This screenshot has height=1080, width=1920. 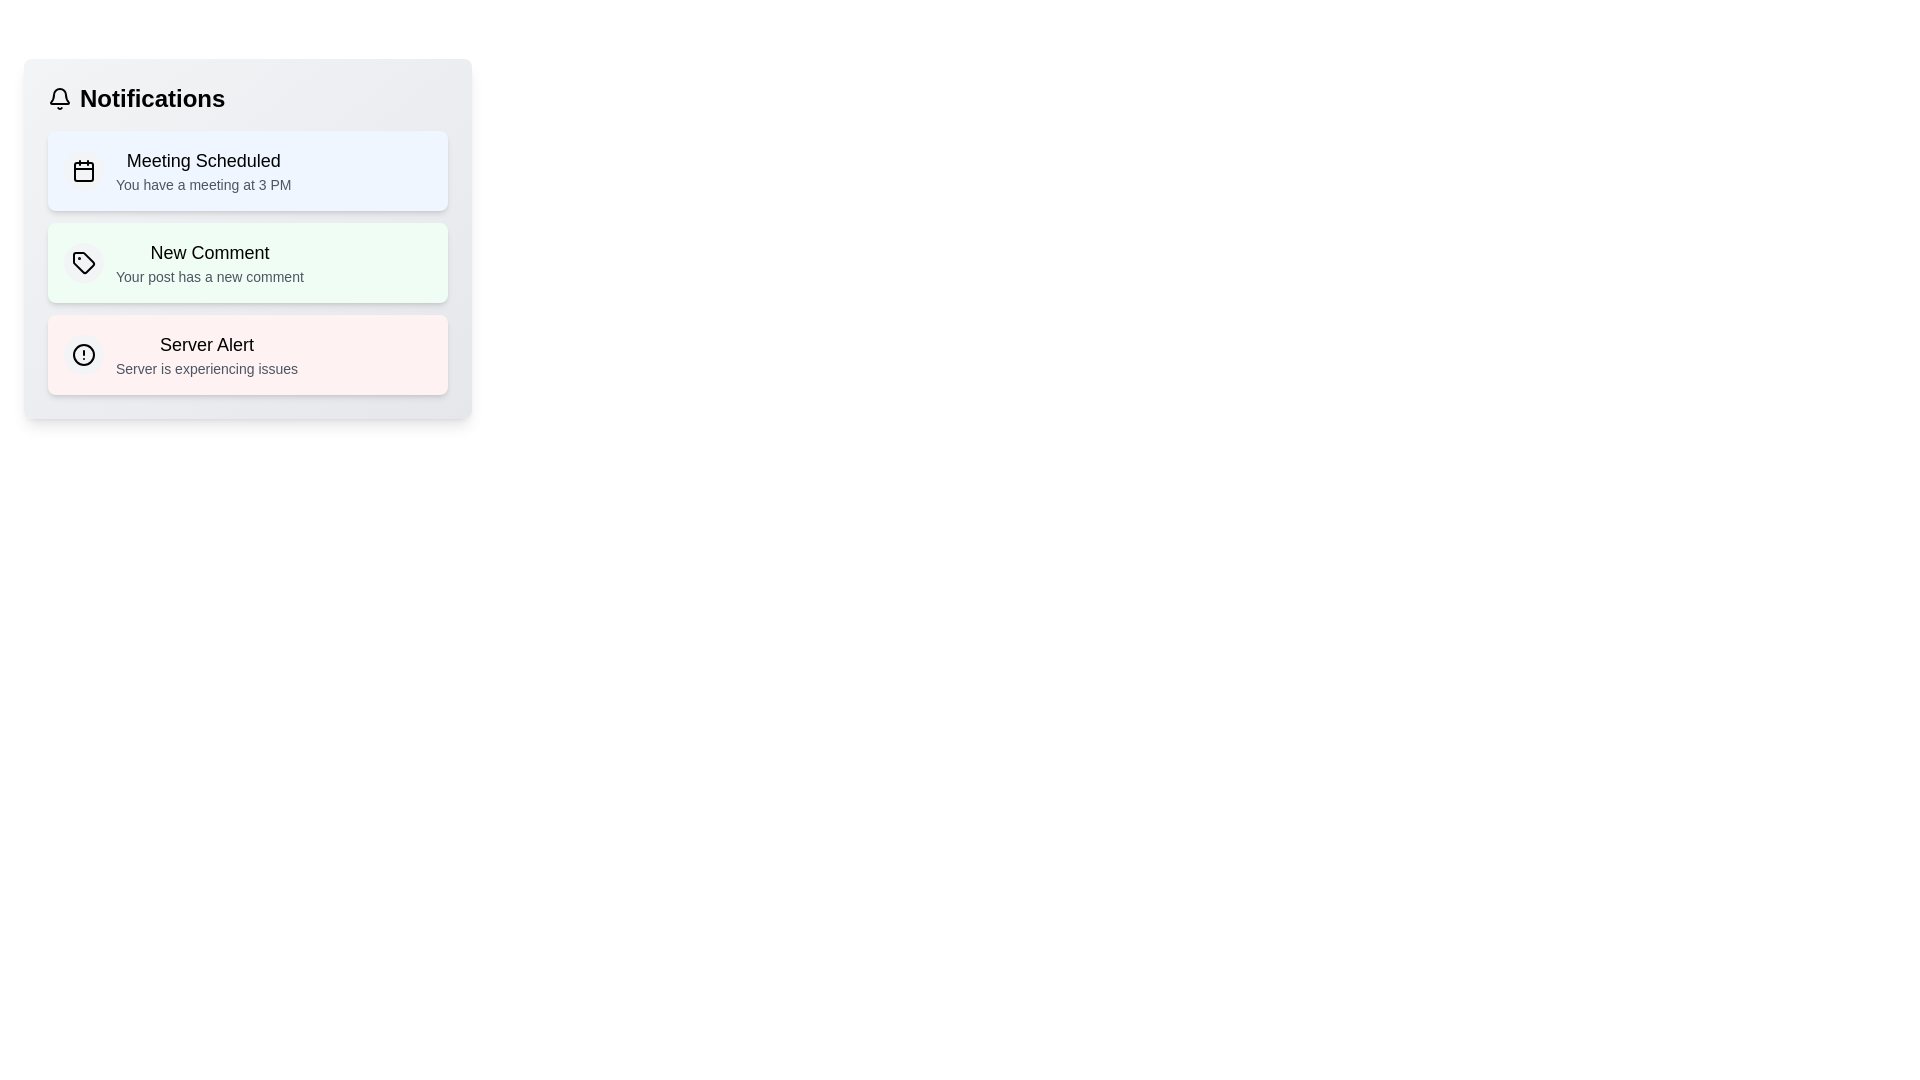 I want to click on the notification titled 'Meeting Scheduled' to view its details, so click(x=247, y=169).